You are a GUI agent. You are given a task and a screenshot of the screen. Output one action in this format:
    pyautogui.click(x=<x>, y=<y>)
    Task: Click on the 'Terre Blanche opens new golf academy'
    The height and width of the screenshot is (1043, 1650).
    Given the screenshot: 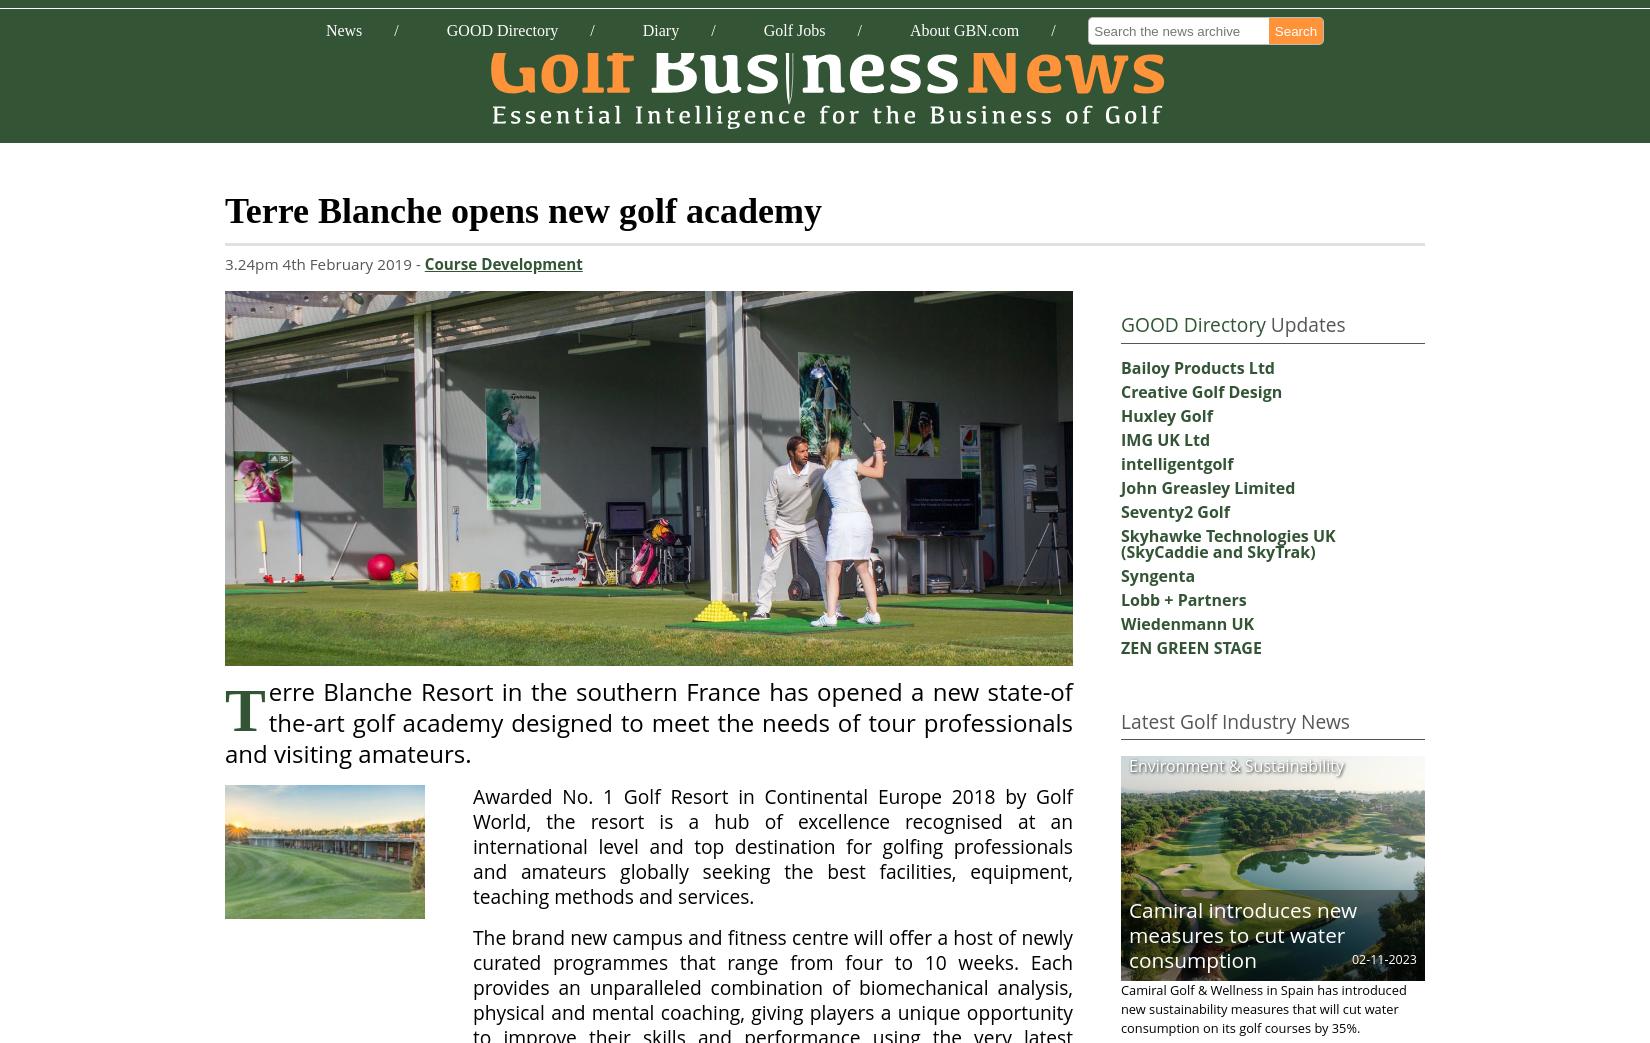 What is the action you would take?
    pyautogui.click(x=522, y=209)
    